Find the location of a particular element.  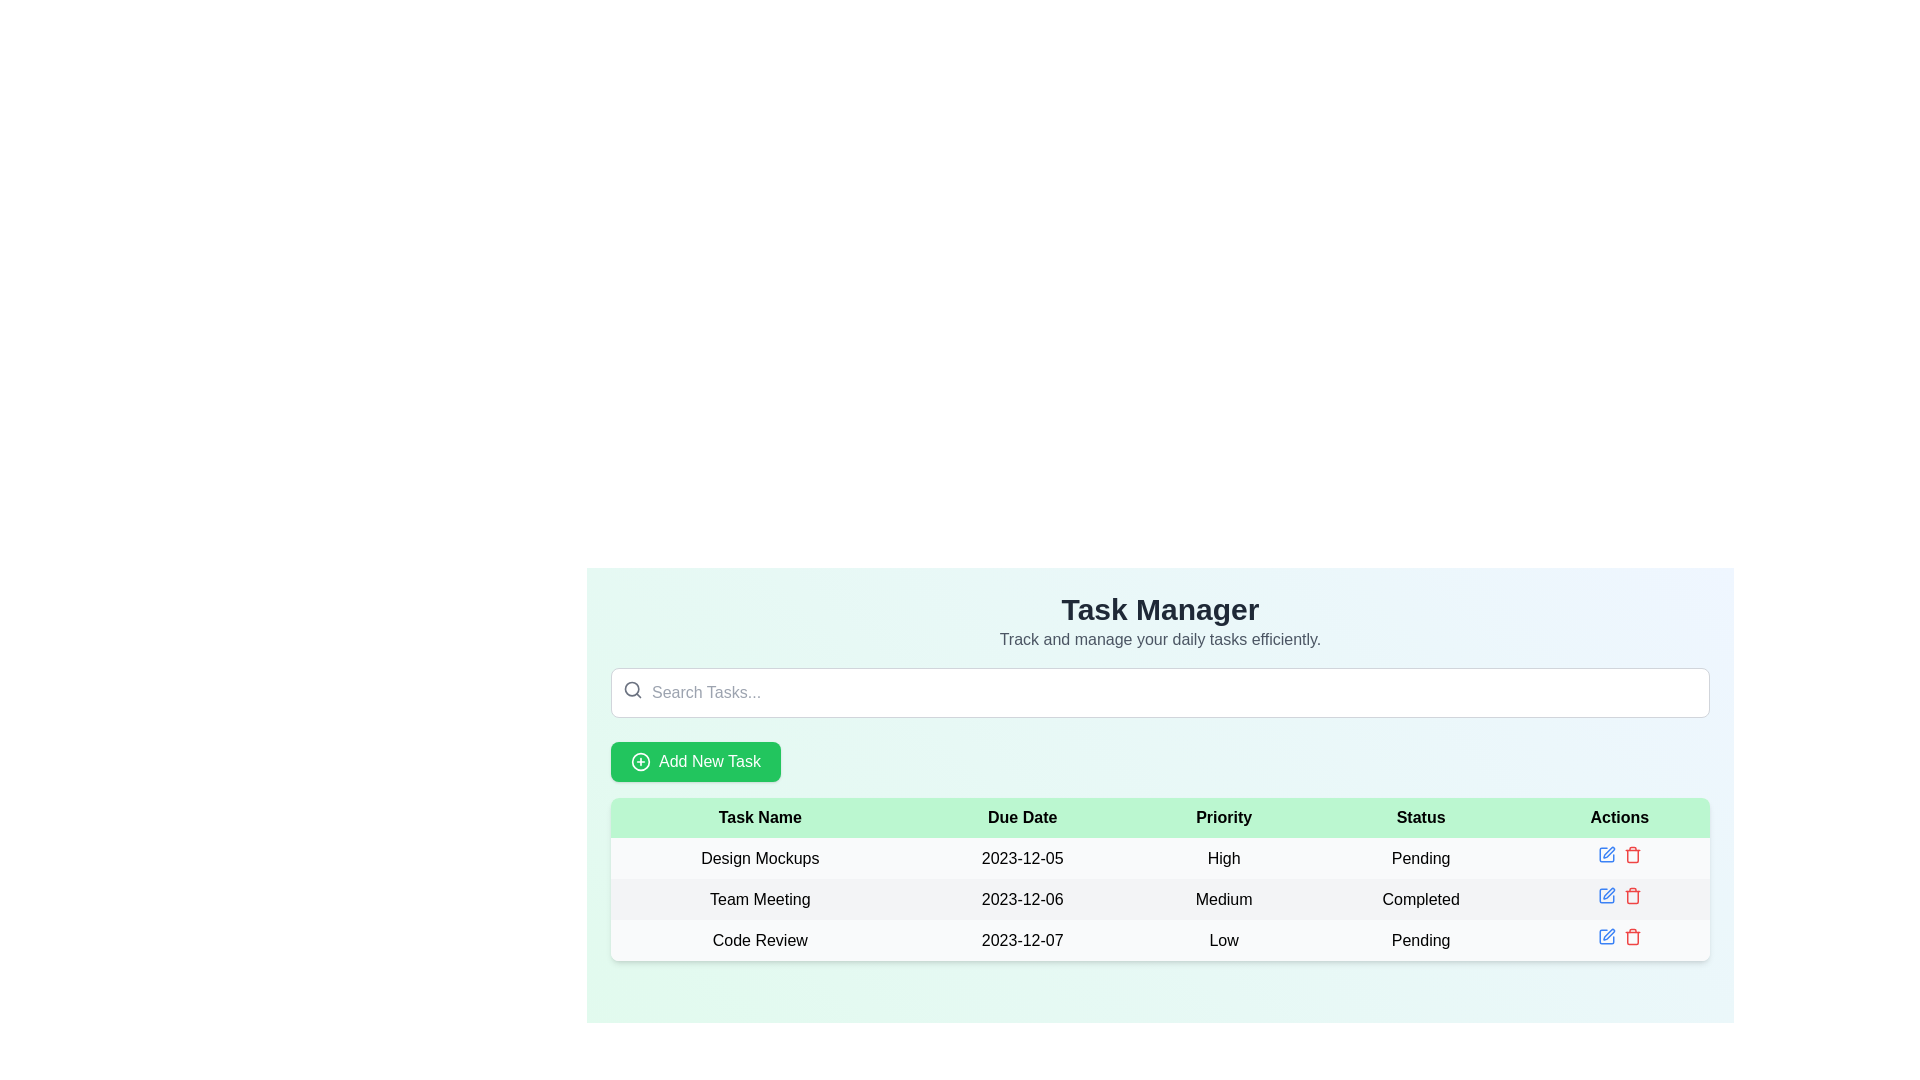

the circular graphic of the magnifying glass icon associated with the search field located near the top left of the content area is located at coordinates (631, 688).